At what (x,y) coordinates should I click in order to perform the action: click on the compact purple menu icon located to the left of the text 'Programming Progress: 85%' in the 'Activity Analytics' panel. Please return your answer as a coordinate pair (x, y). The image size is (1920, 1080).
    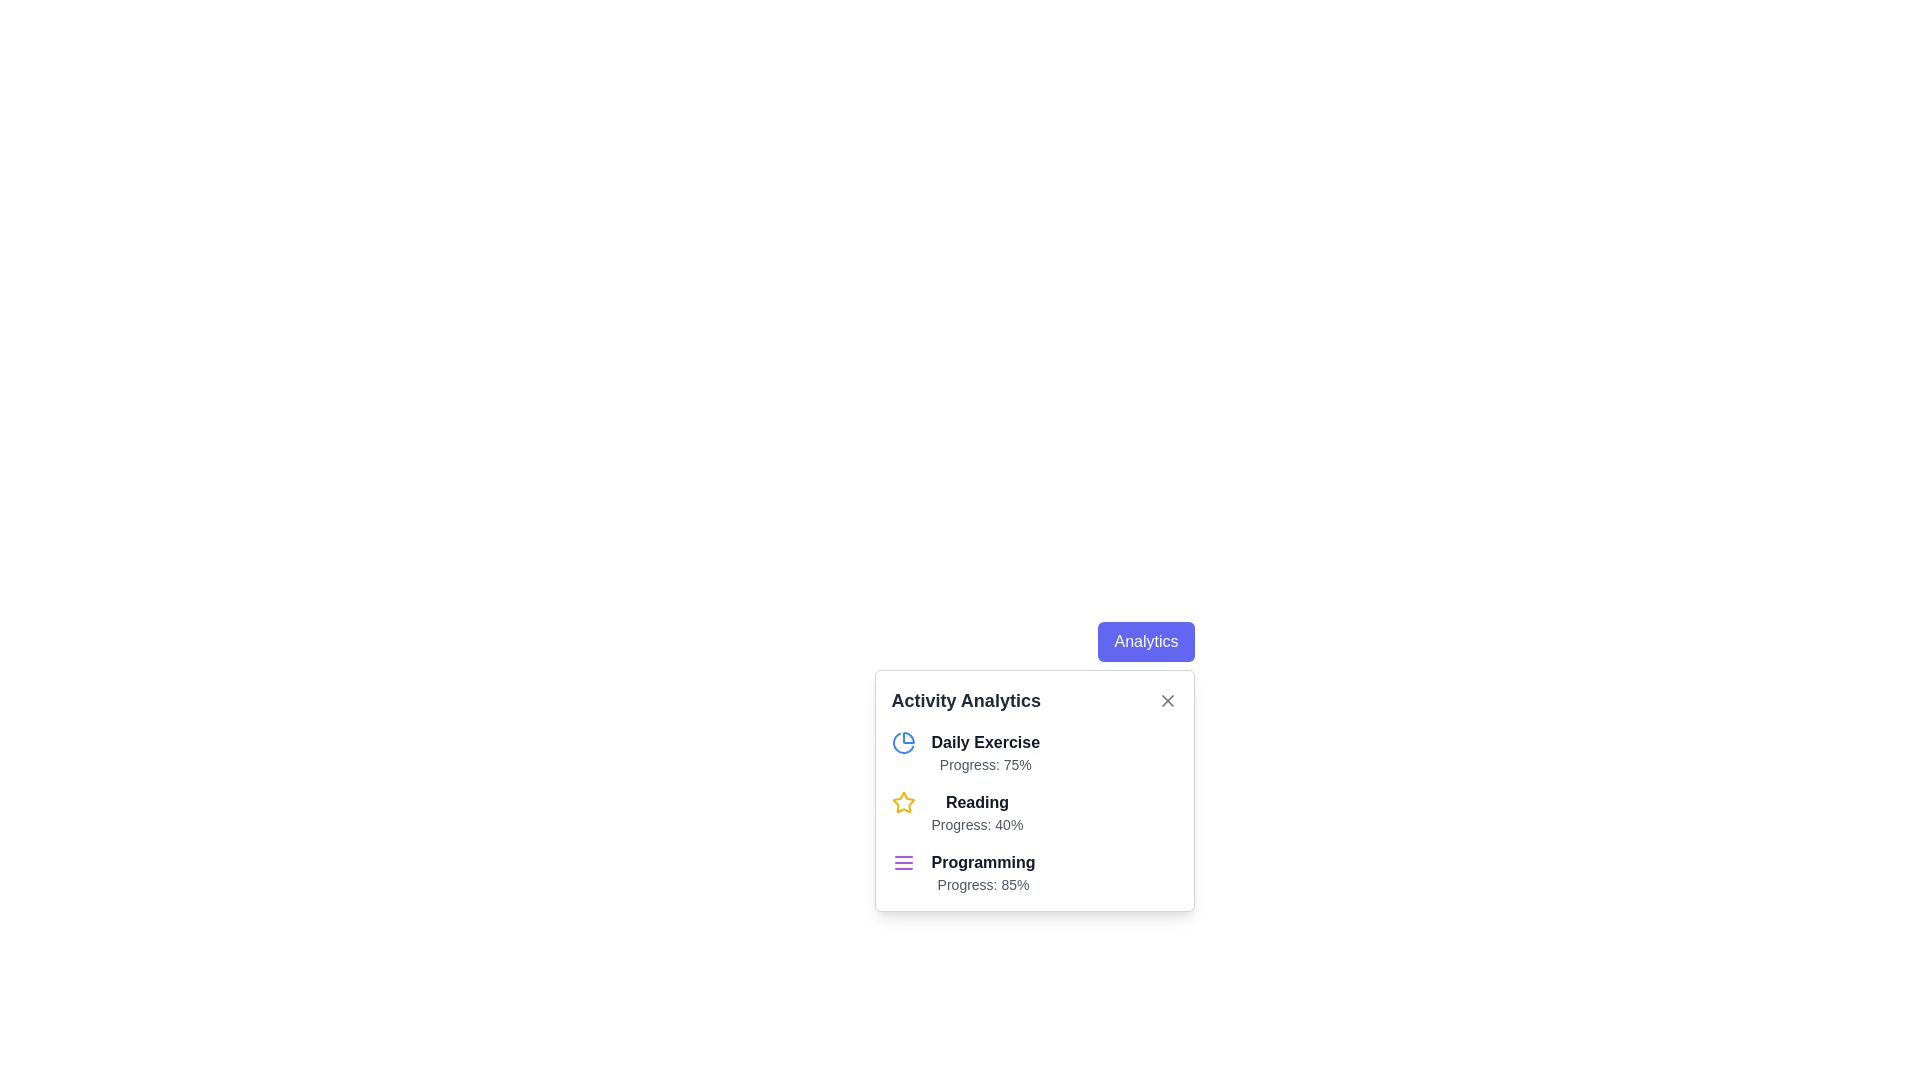
    Looking at the image, I should click on (902, 862).